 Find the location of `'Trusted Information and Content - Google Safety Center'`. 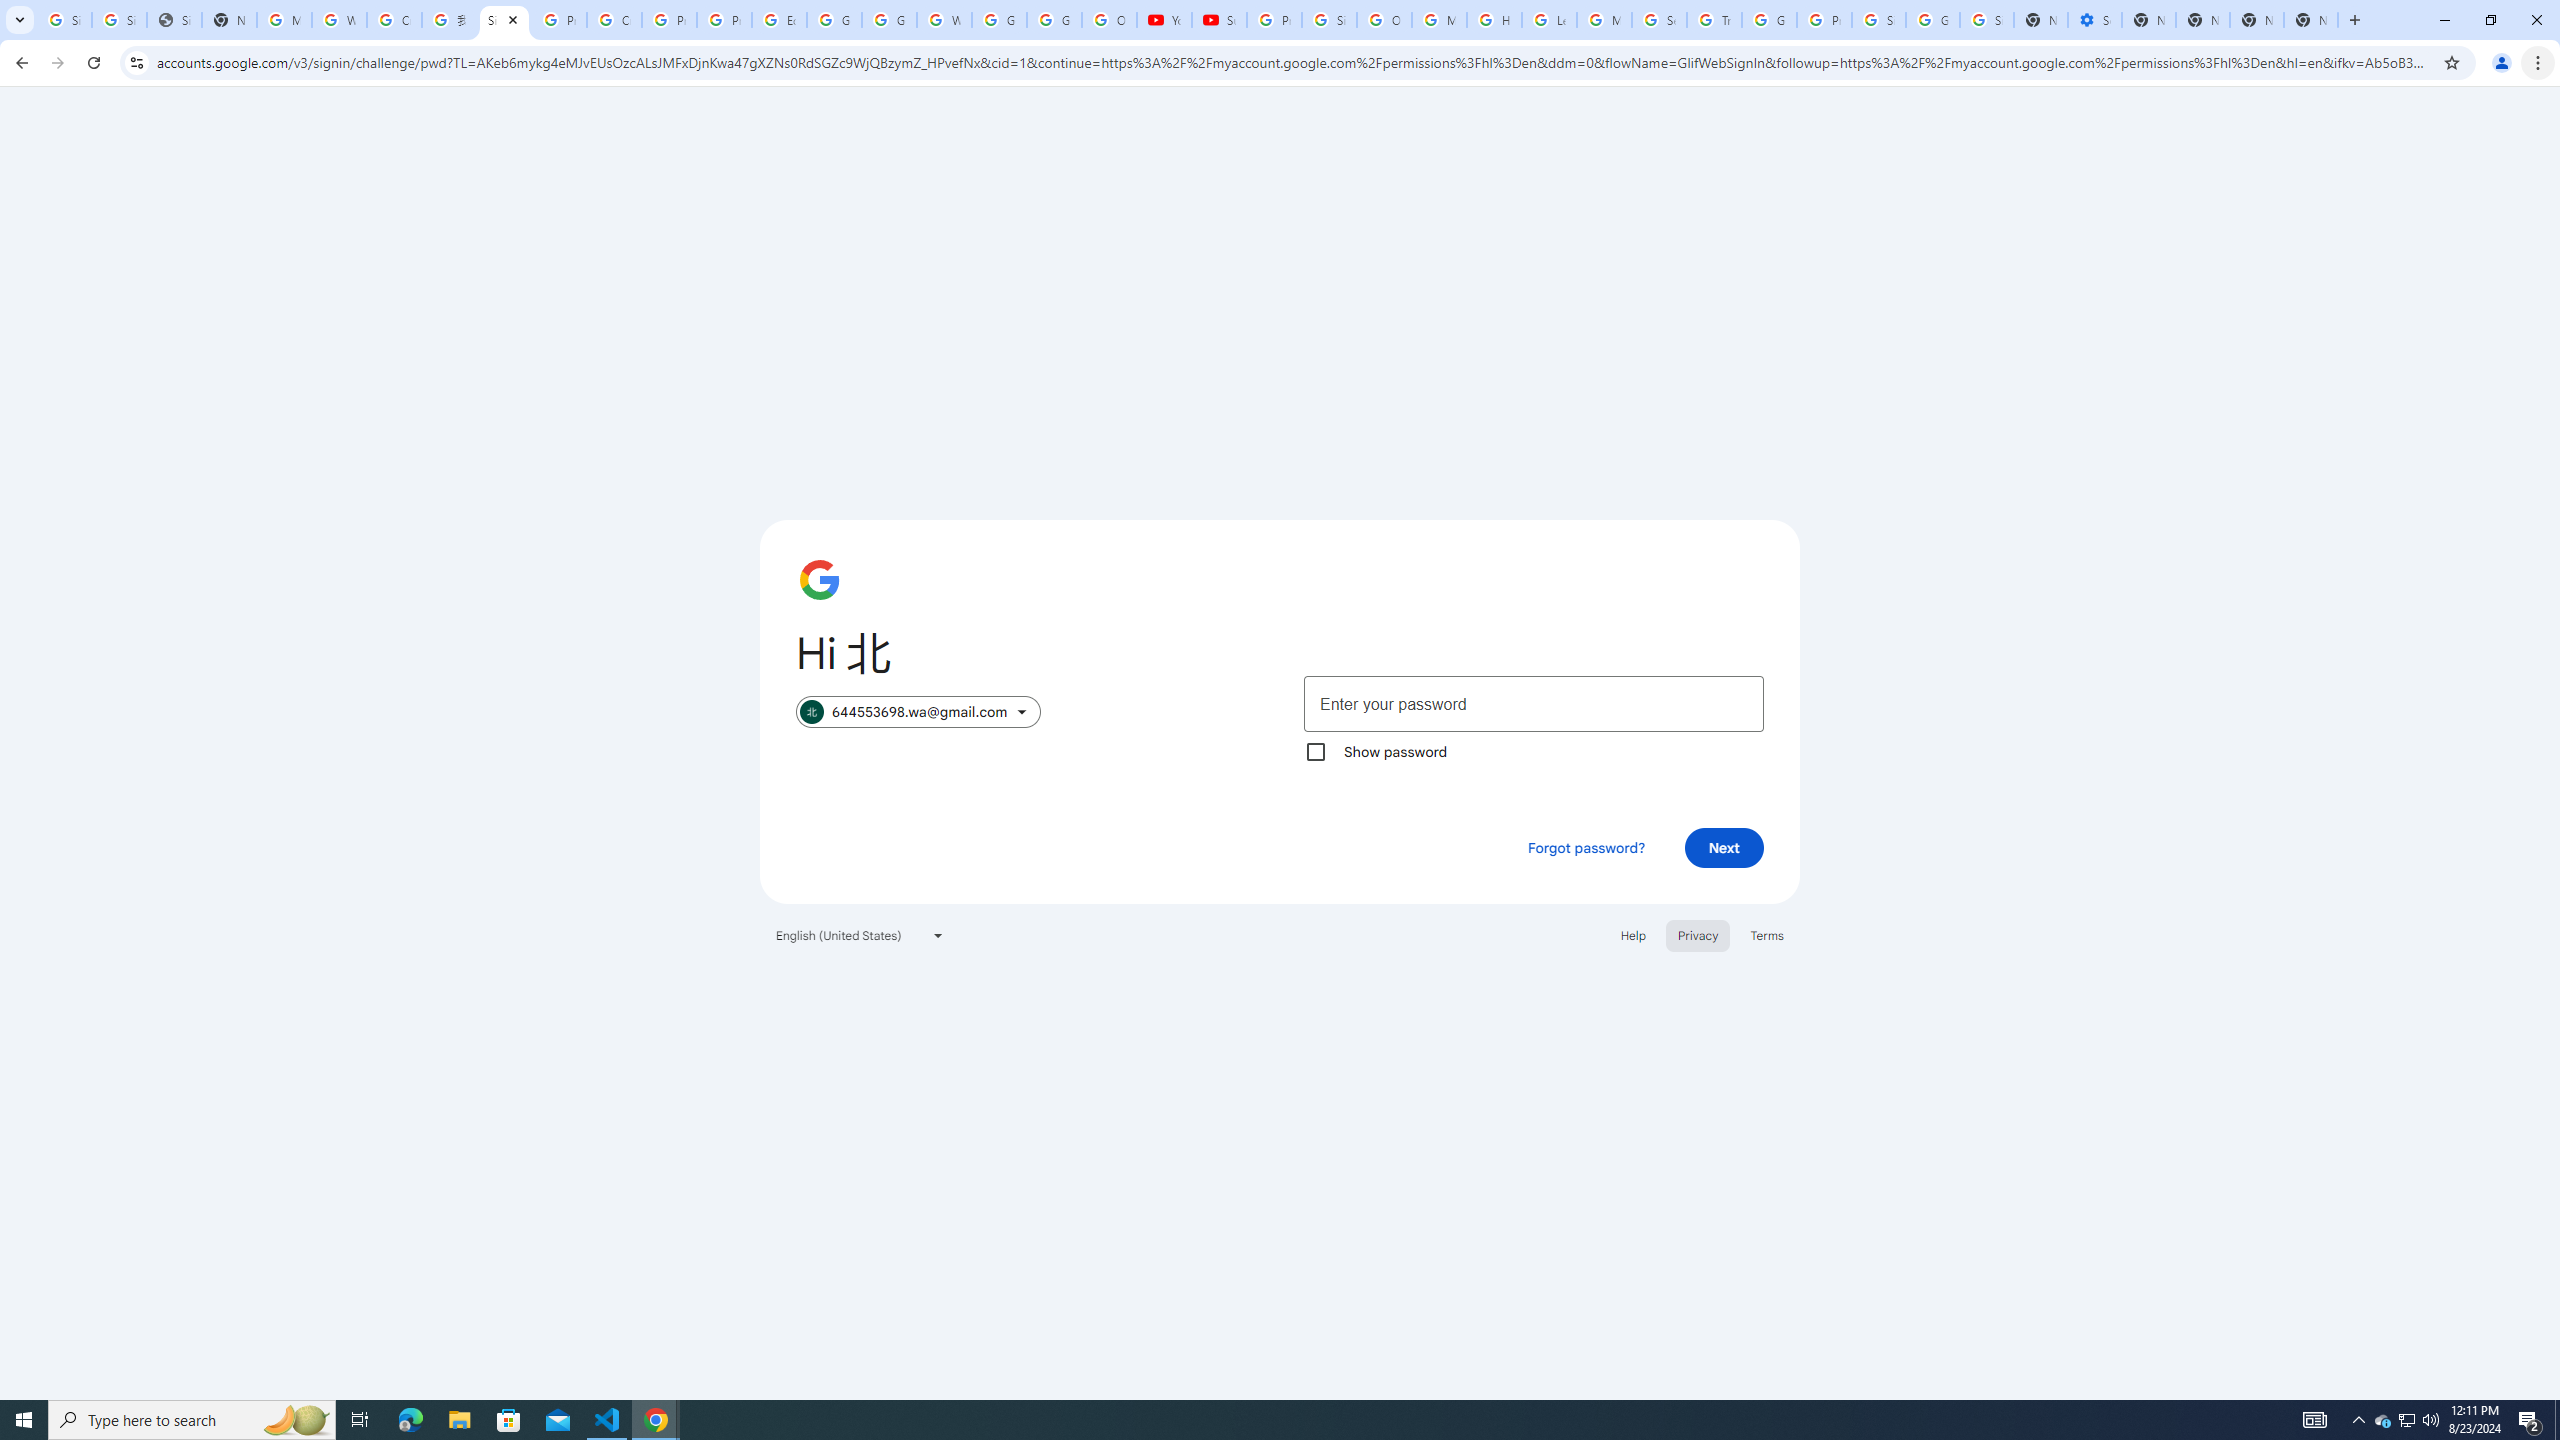

'Trusted Information and Content - Google Safety Center' is located at coordinates (1712, 19).